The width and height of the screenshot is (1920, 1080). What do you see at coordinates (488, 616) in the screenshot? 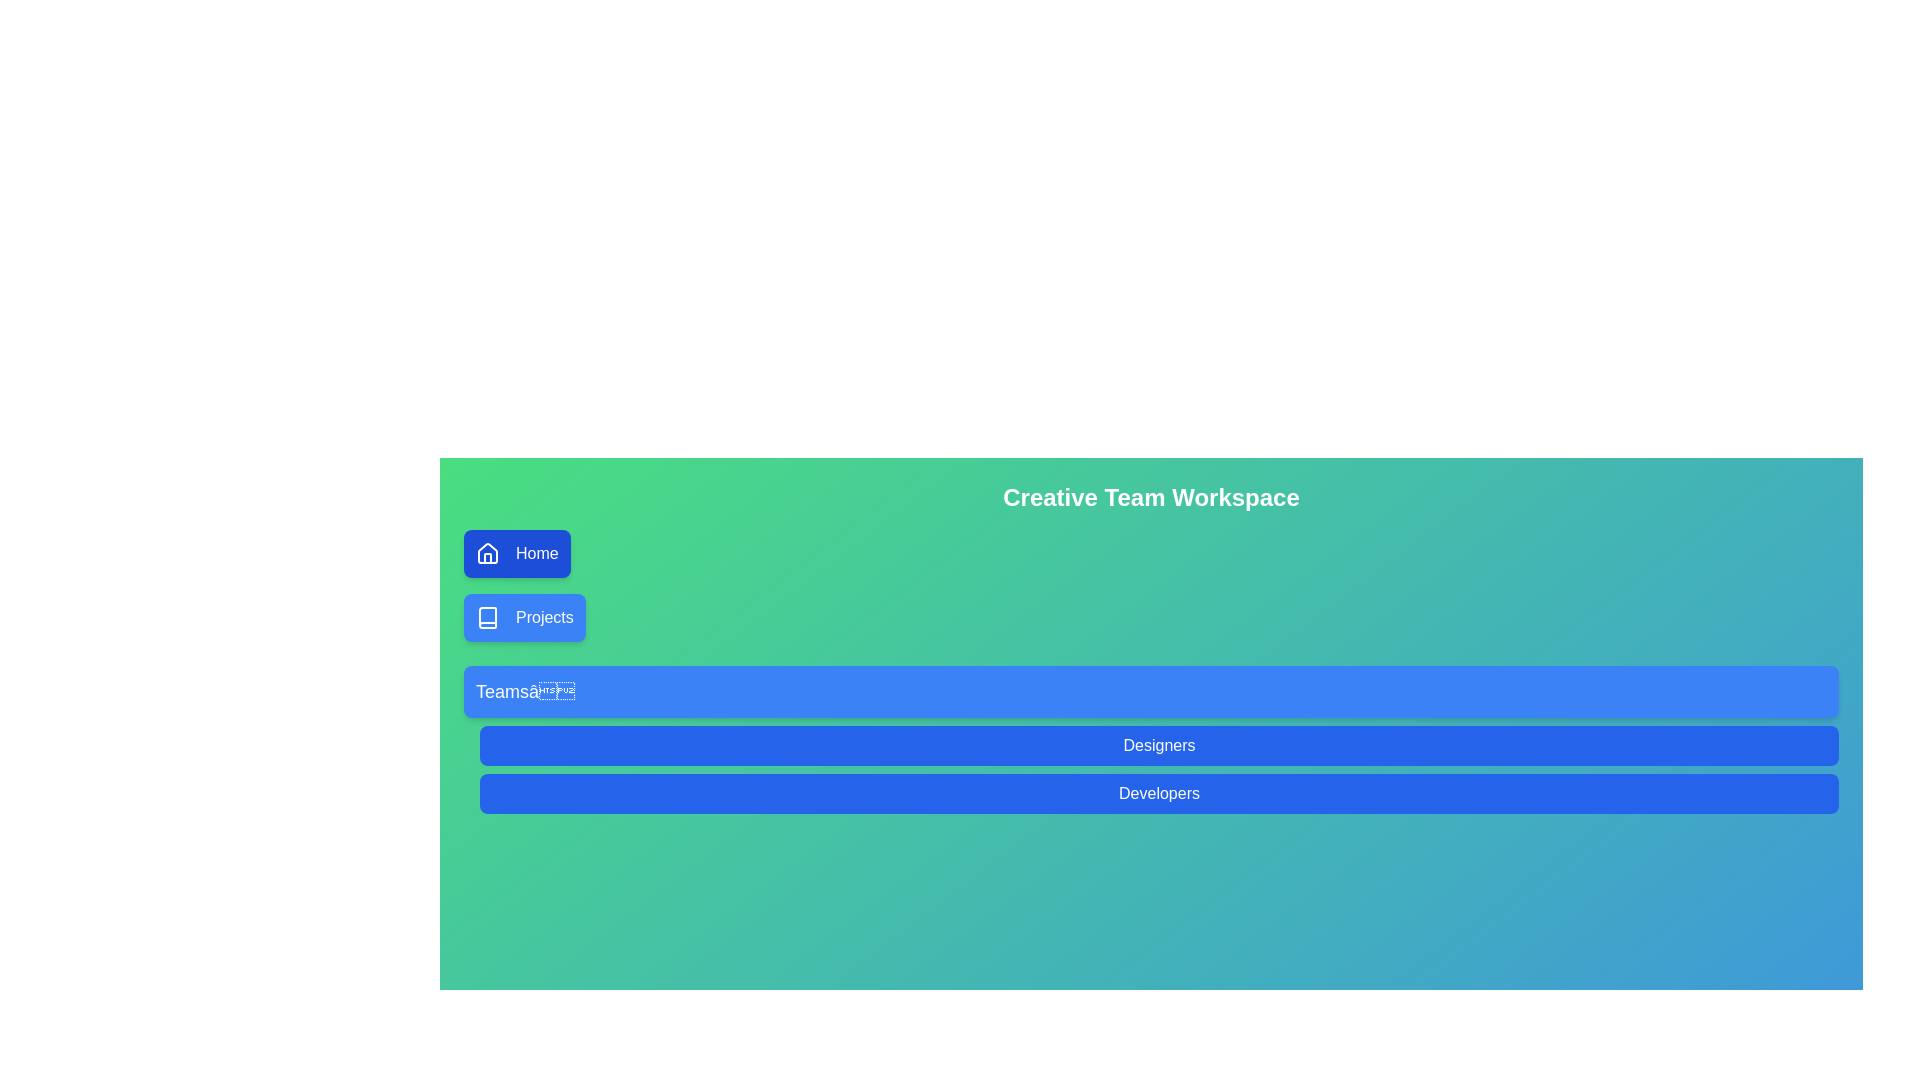
I see `the 'Projects' icon located inside the 'Projects' button, which is the second button in the vertical navigation list` at bounding box center [488, 616].